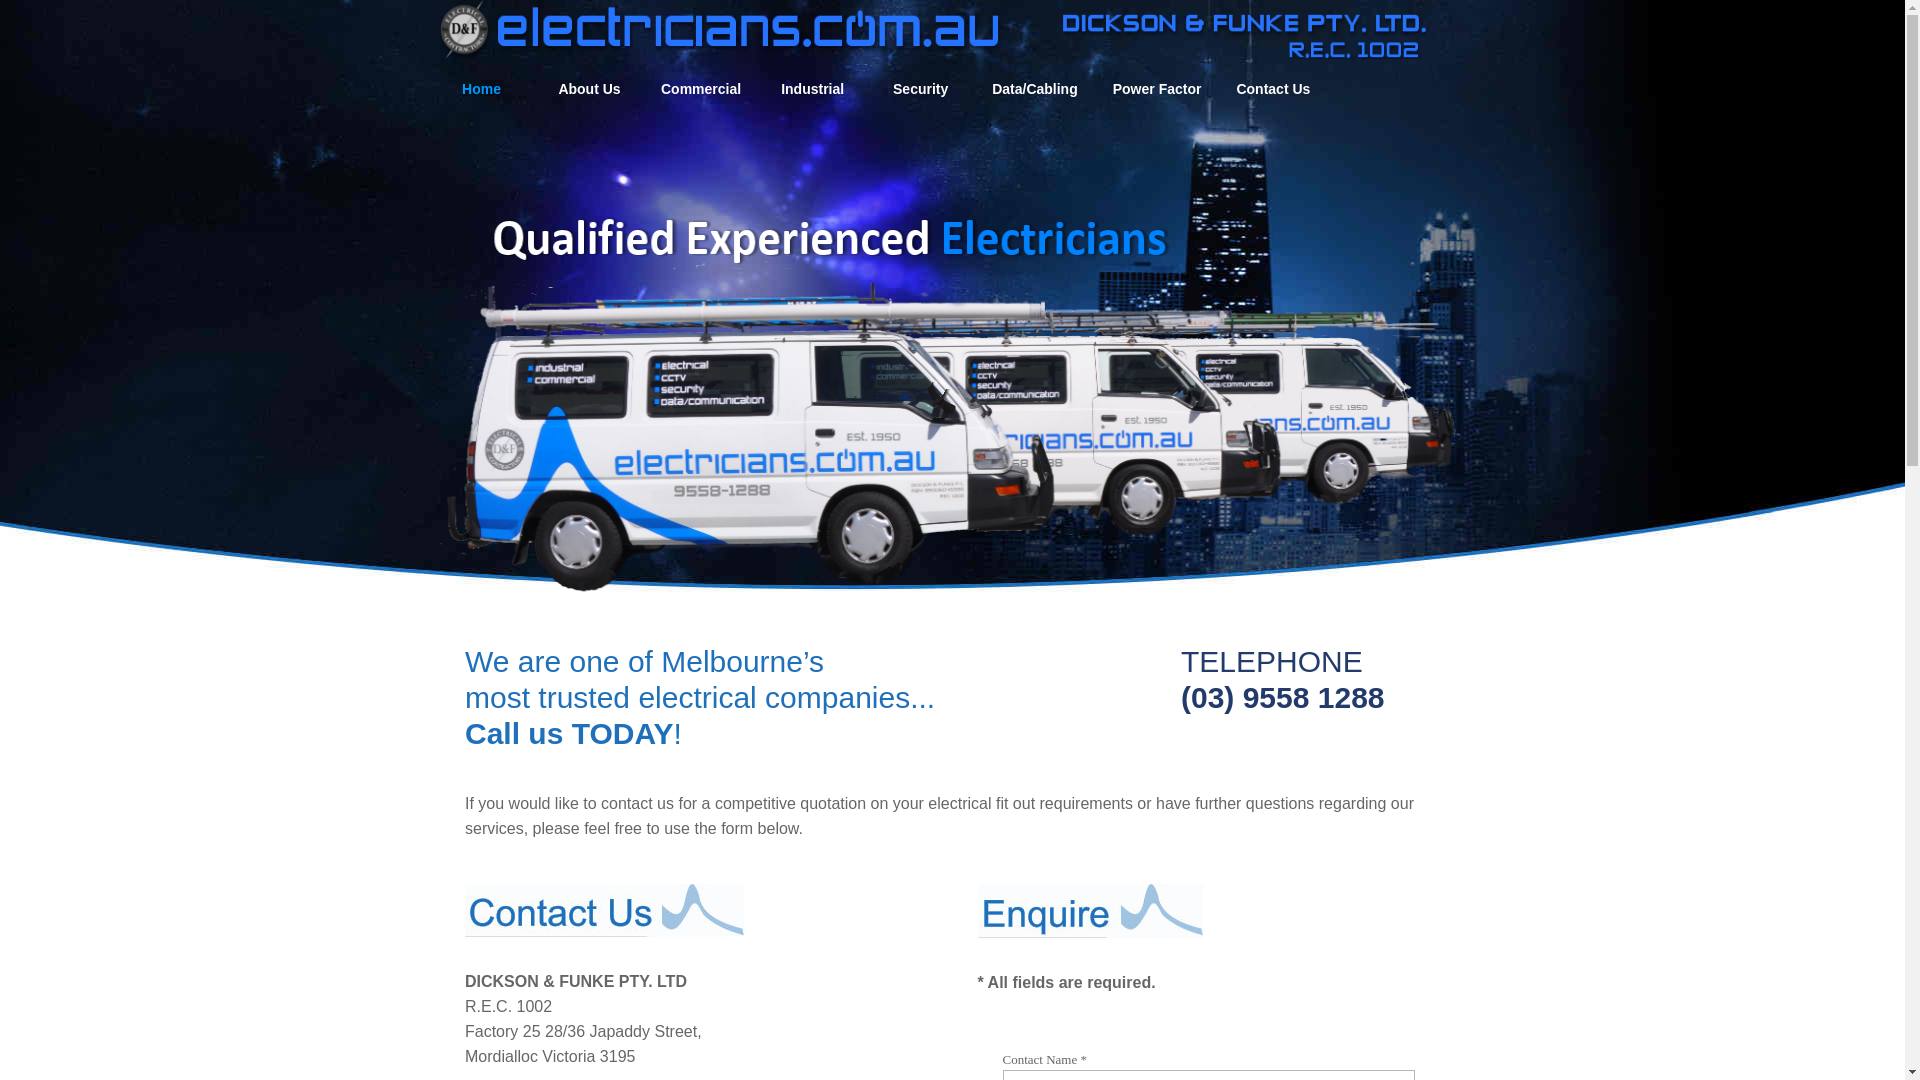 Image resolution: width=1920 pixels, height=1080 pixels. Describe the element at coordinates (919, 88) in the screenshot. I see `'Security'` at that location.